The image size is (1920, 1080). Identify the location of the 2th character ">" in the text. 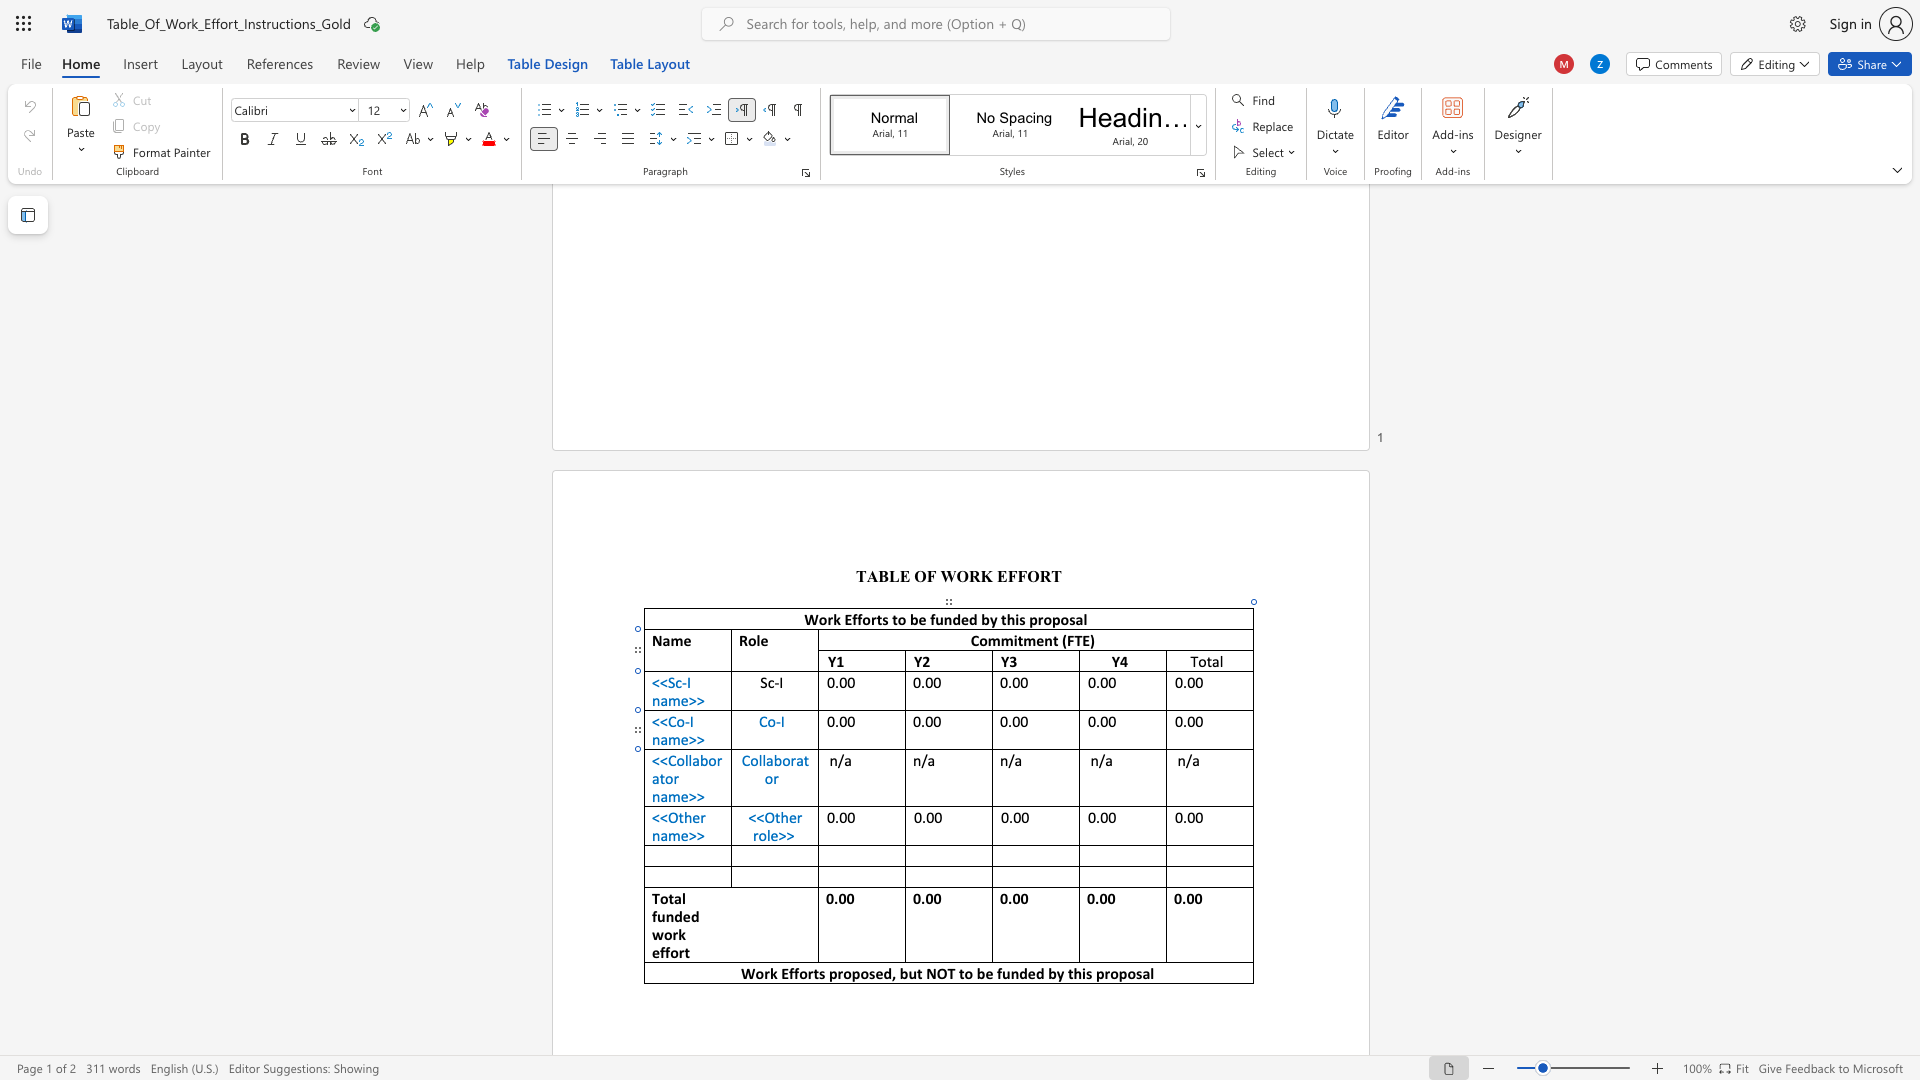
(700, 835).